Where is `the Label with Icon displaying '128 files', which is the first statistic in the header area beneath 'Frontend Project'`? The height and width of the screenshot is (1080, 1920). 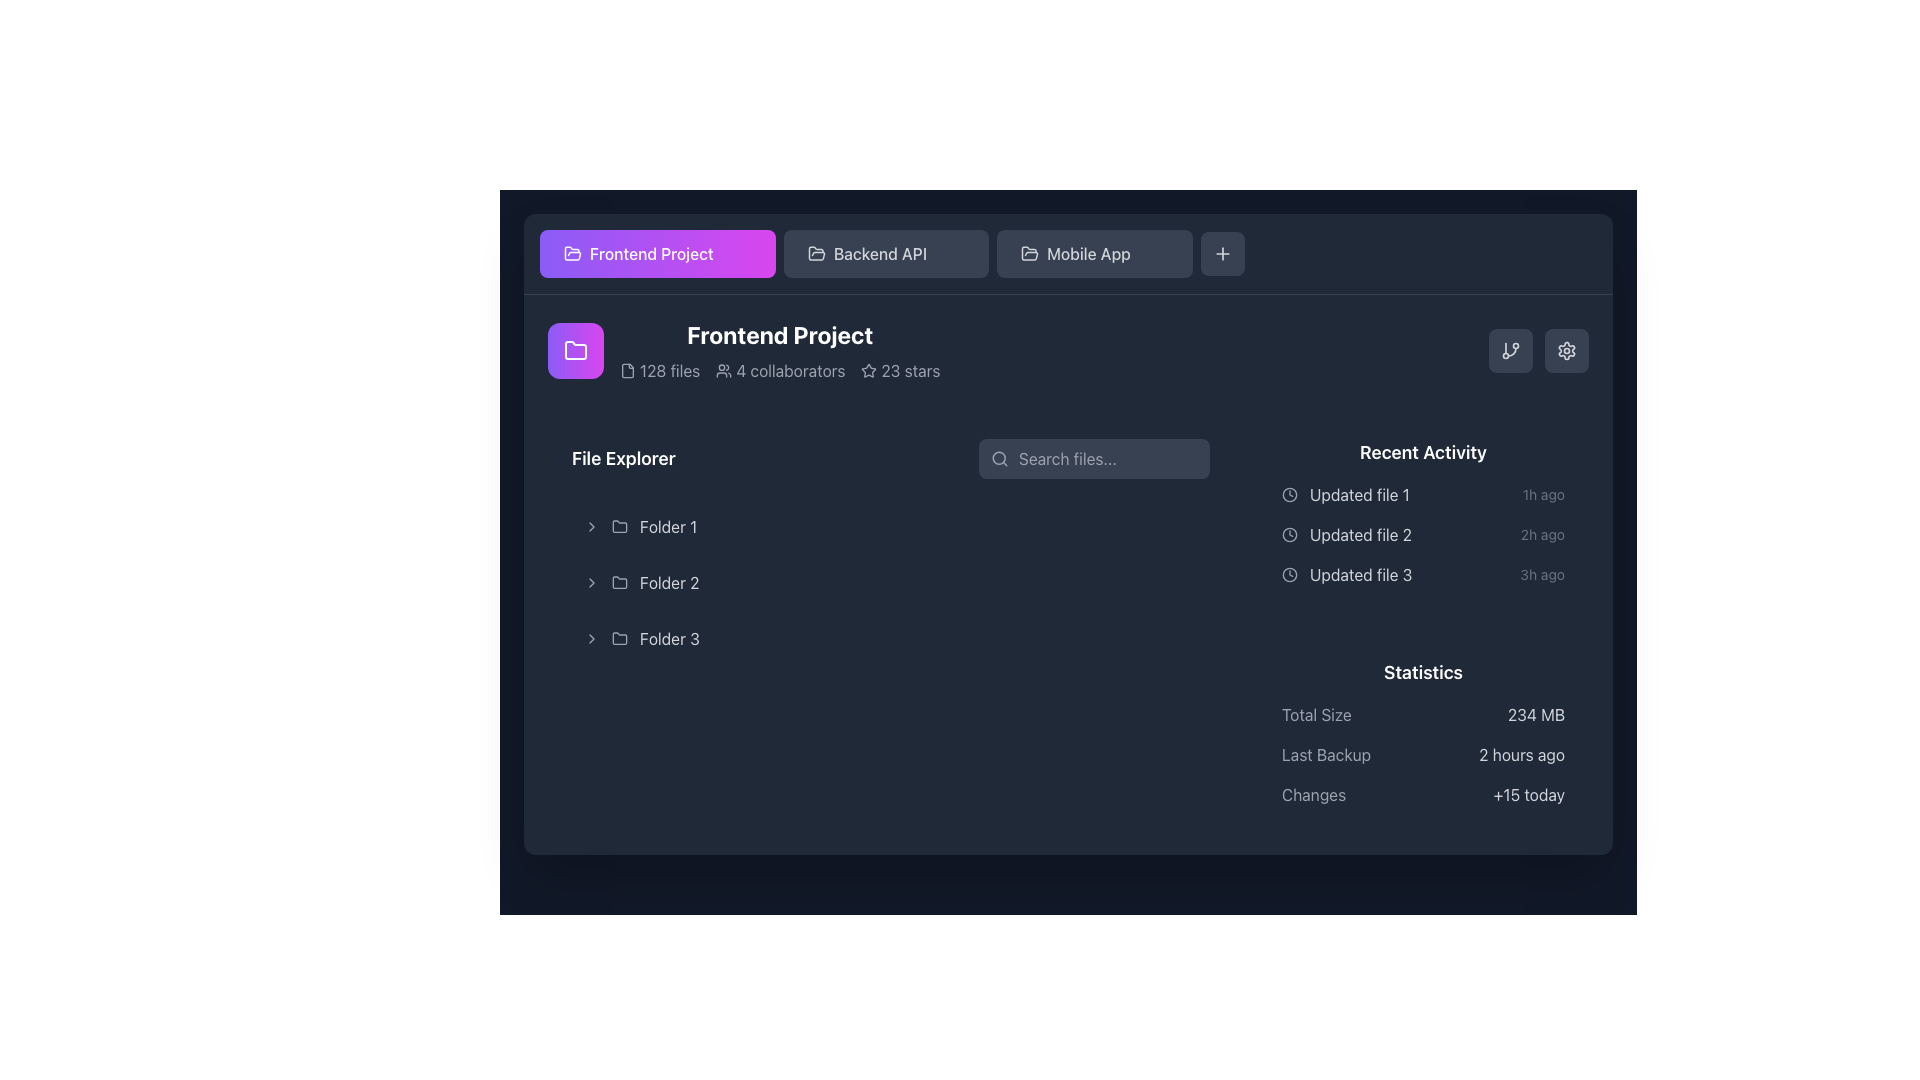 the Label with Icon displaying '128 files', which is the first statistic in the header area beneath 'Frontend Project' is located at coordinates (660, 370).